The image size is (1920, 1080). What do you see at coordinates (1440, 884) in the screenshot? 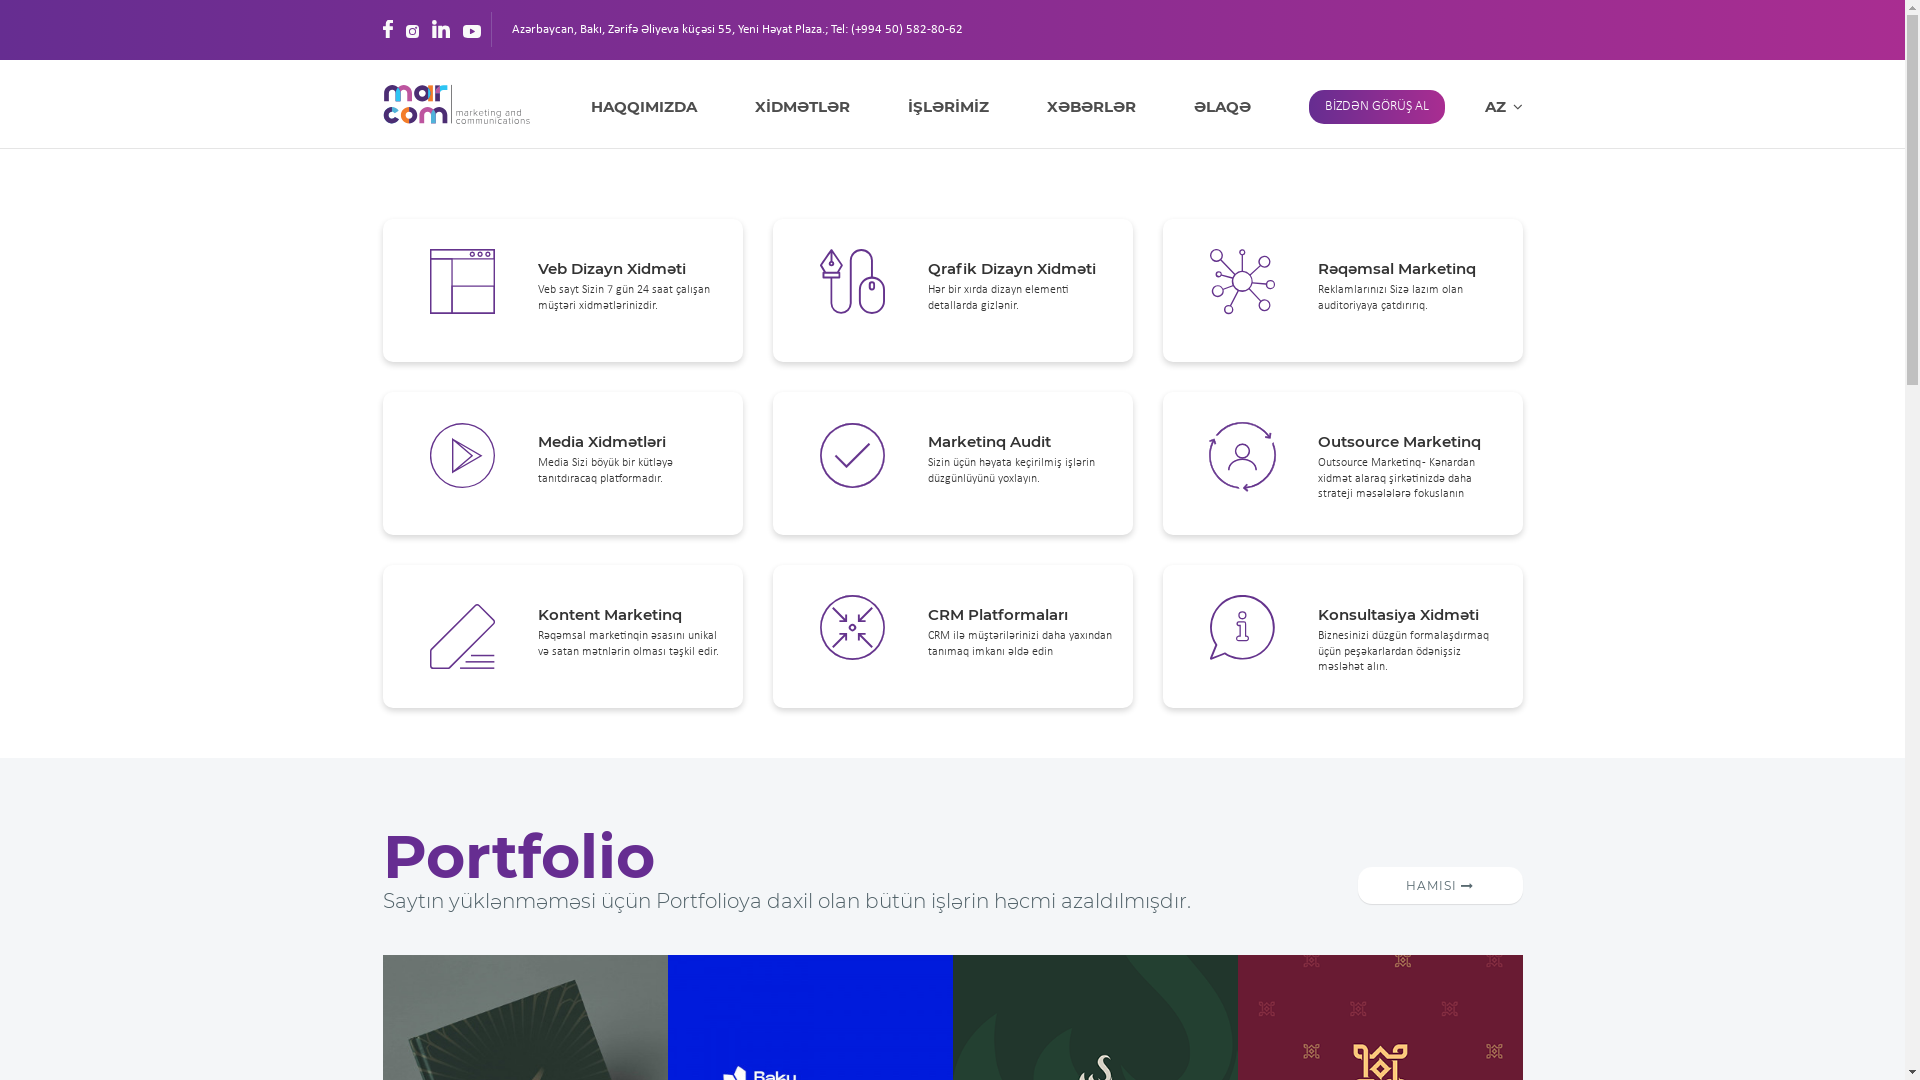
I see `'HAMISI'` at bounding box center [1440, 884].